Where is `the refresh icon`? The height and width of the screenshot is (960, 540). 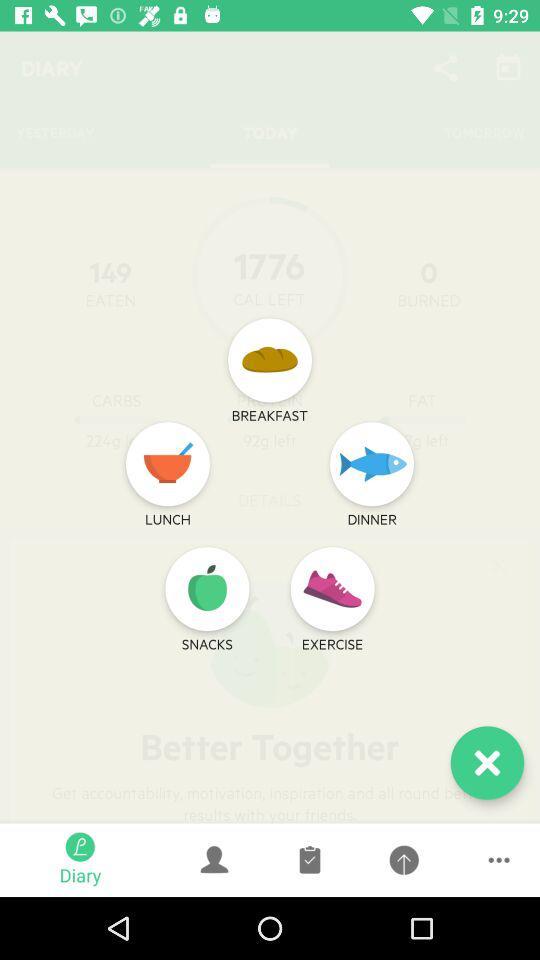 the refresh icon is located at coordinates (206, 589).